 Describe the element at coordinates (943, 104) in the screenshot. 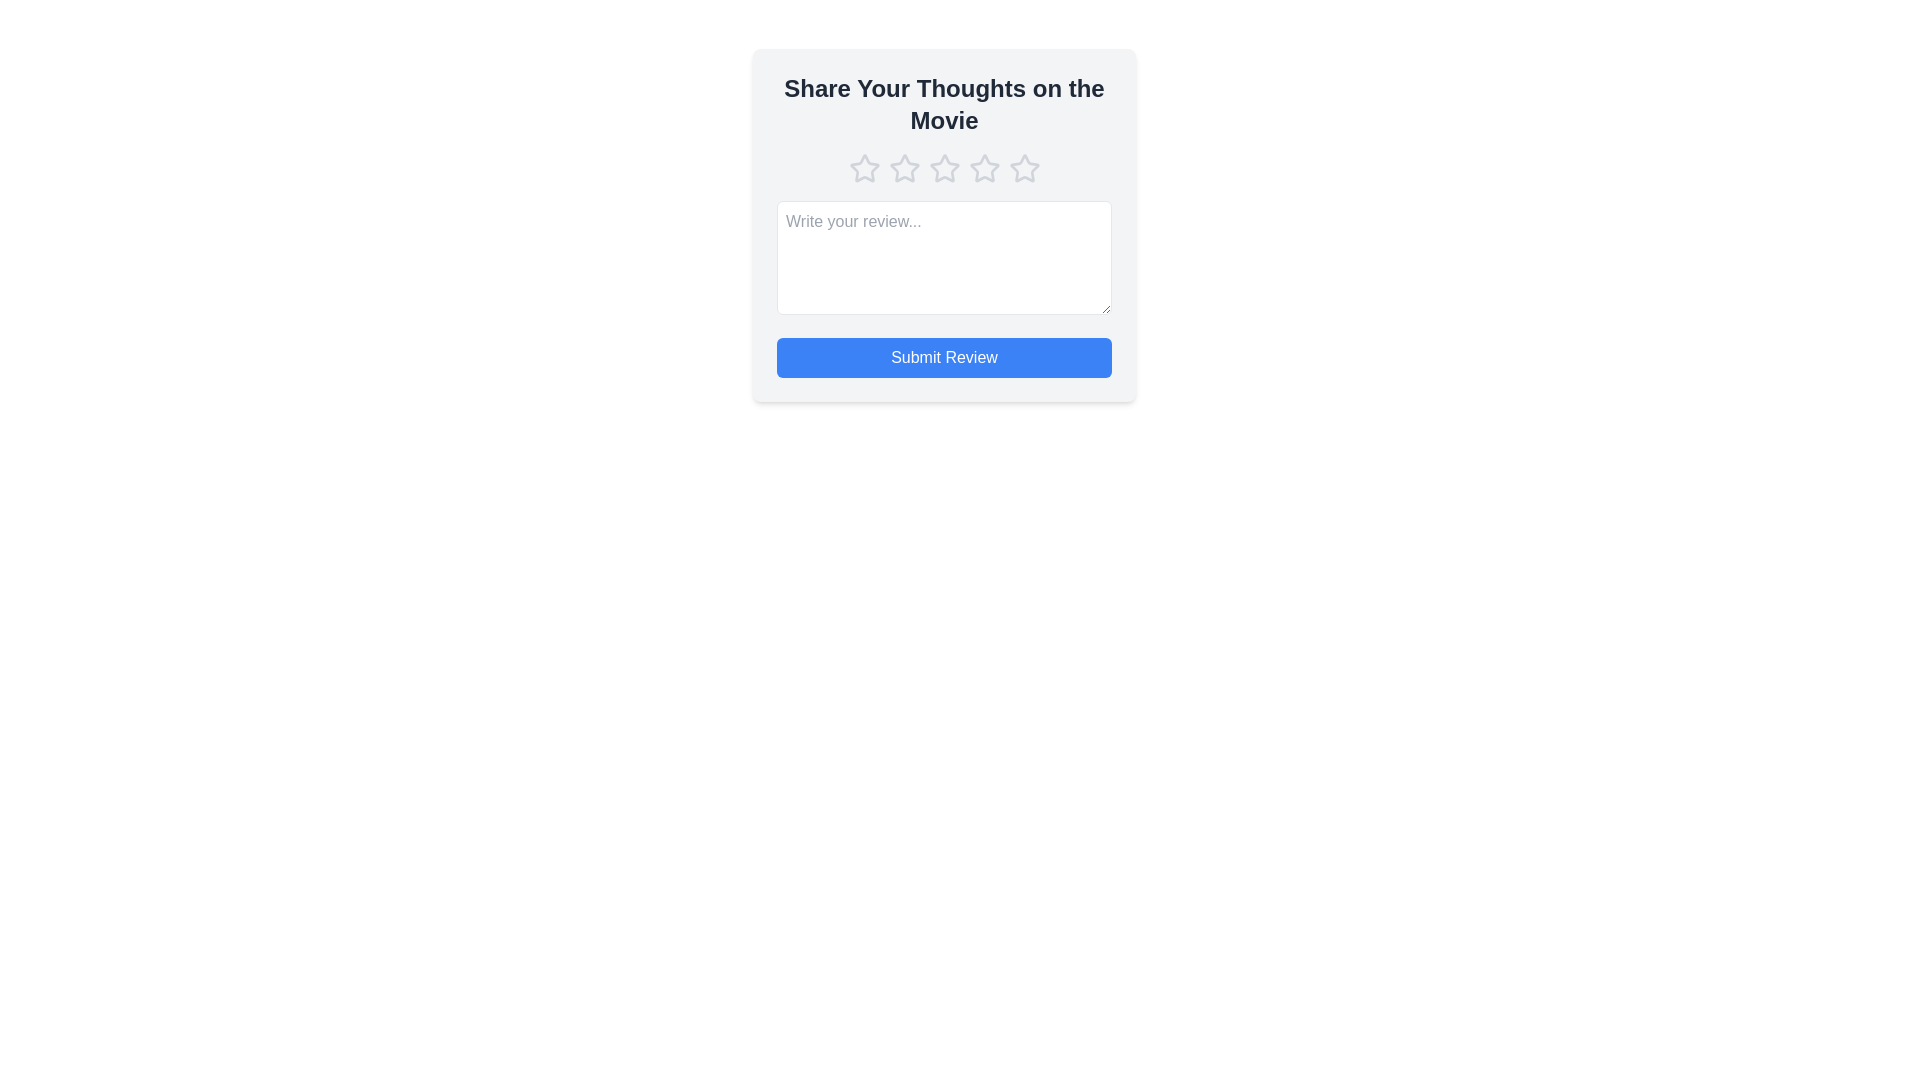

I see `the static text heading labeled 'Share Your Thoughts on the Movie', which is styled with a large, bold font and is center-aligned at the top of the review form` at that location.